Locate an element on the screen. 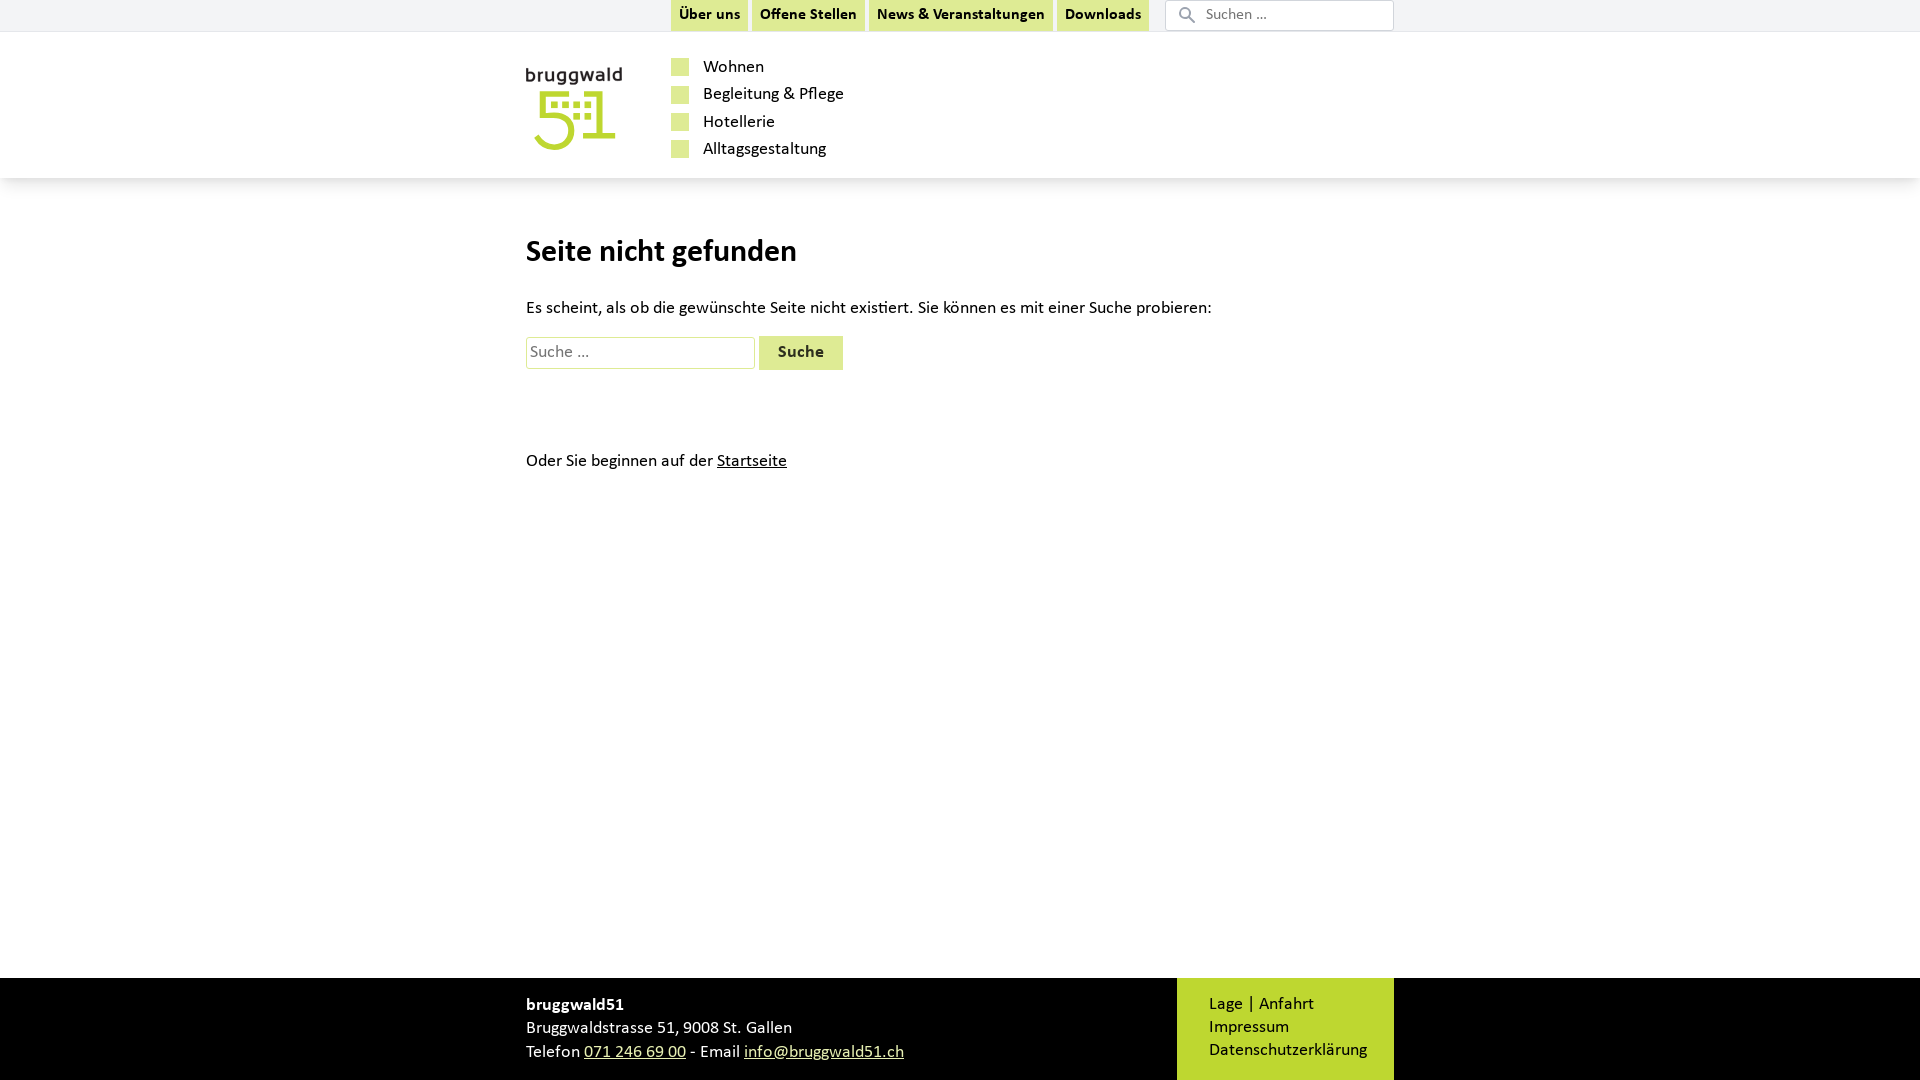 This screenshot has height=1080, width=1920. 'Suche' is located at coordinates (801, 352).